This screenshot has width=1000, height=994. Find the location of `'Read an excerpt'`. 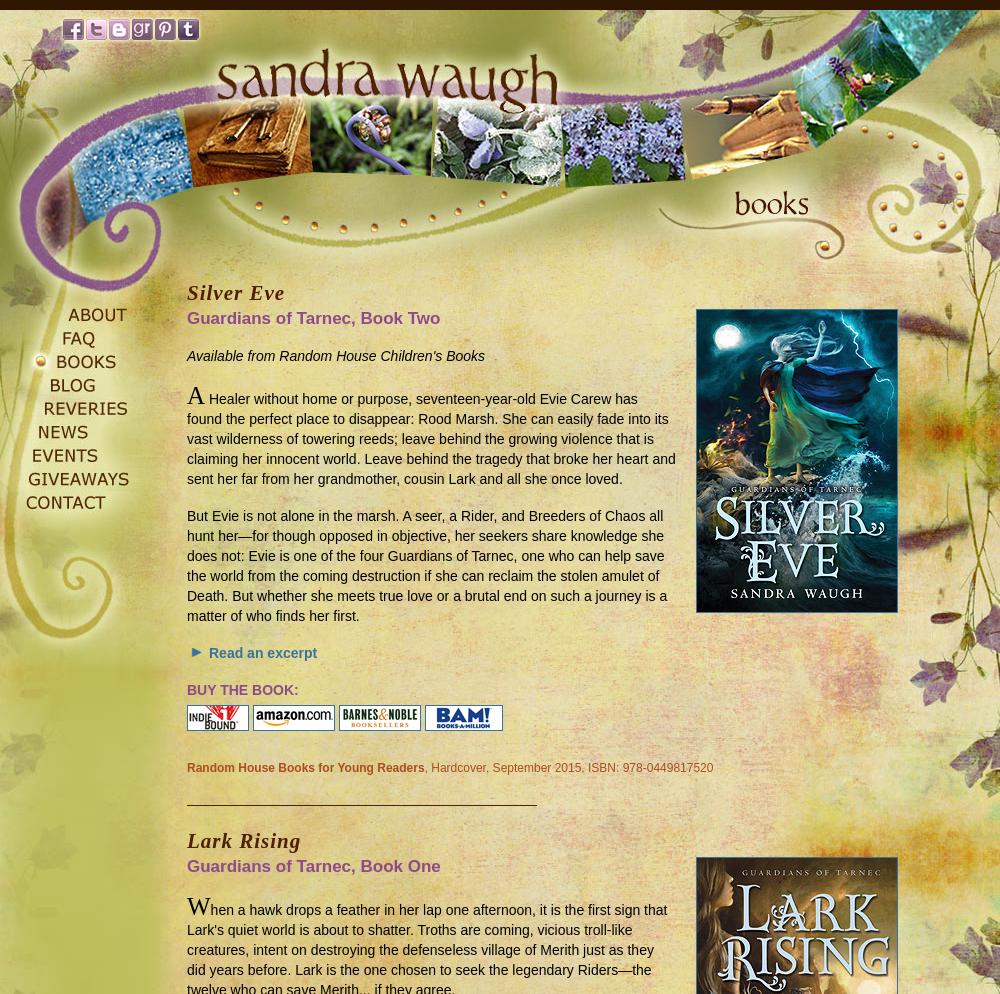

'Read an excerpt' is located at coordinates (263, 652).